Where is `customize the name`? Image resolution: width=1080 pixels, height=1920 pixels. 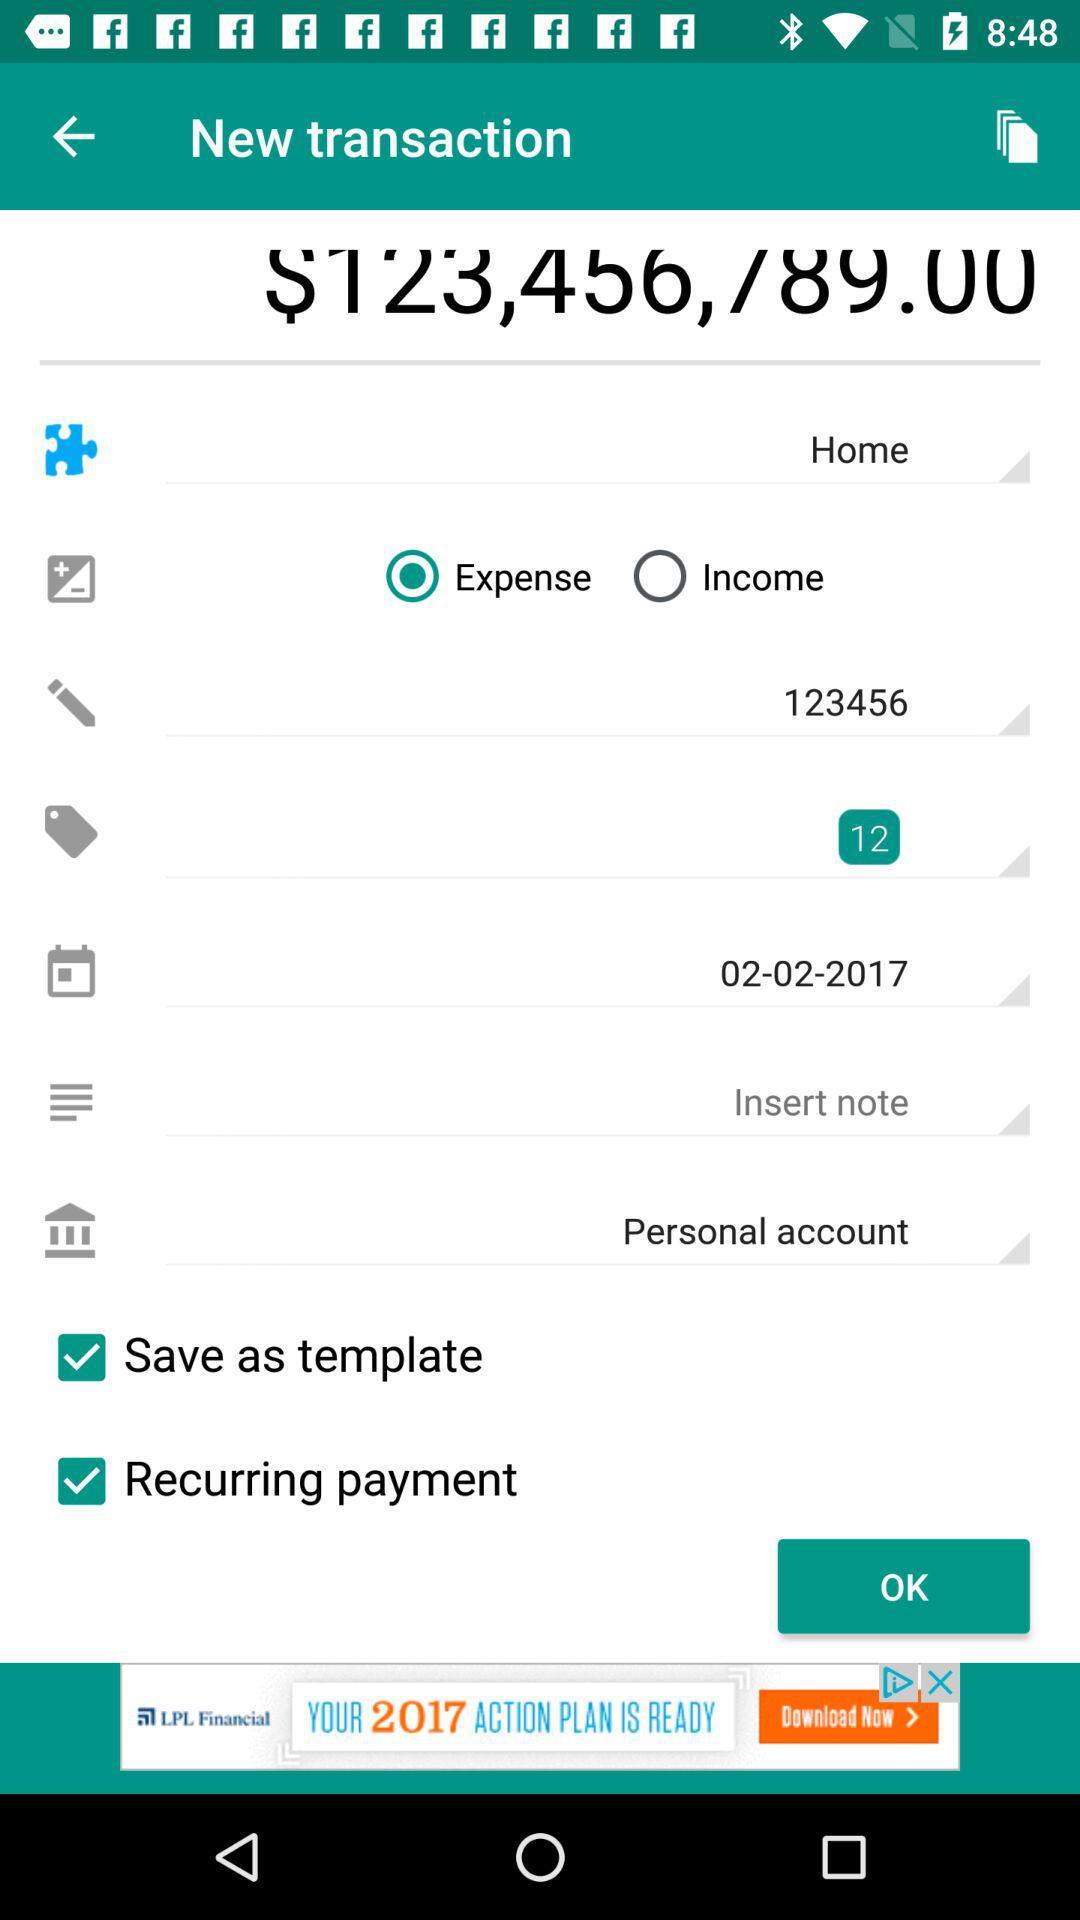
customize the name is located at coordinates (70, 449).